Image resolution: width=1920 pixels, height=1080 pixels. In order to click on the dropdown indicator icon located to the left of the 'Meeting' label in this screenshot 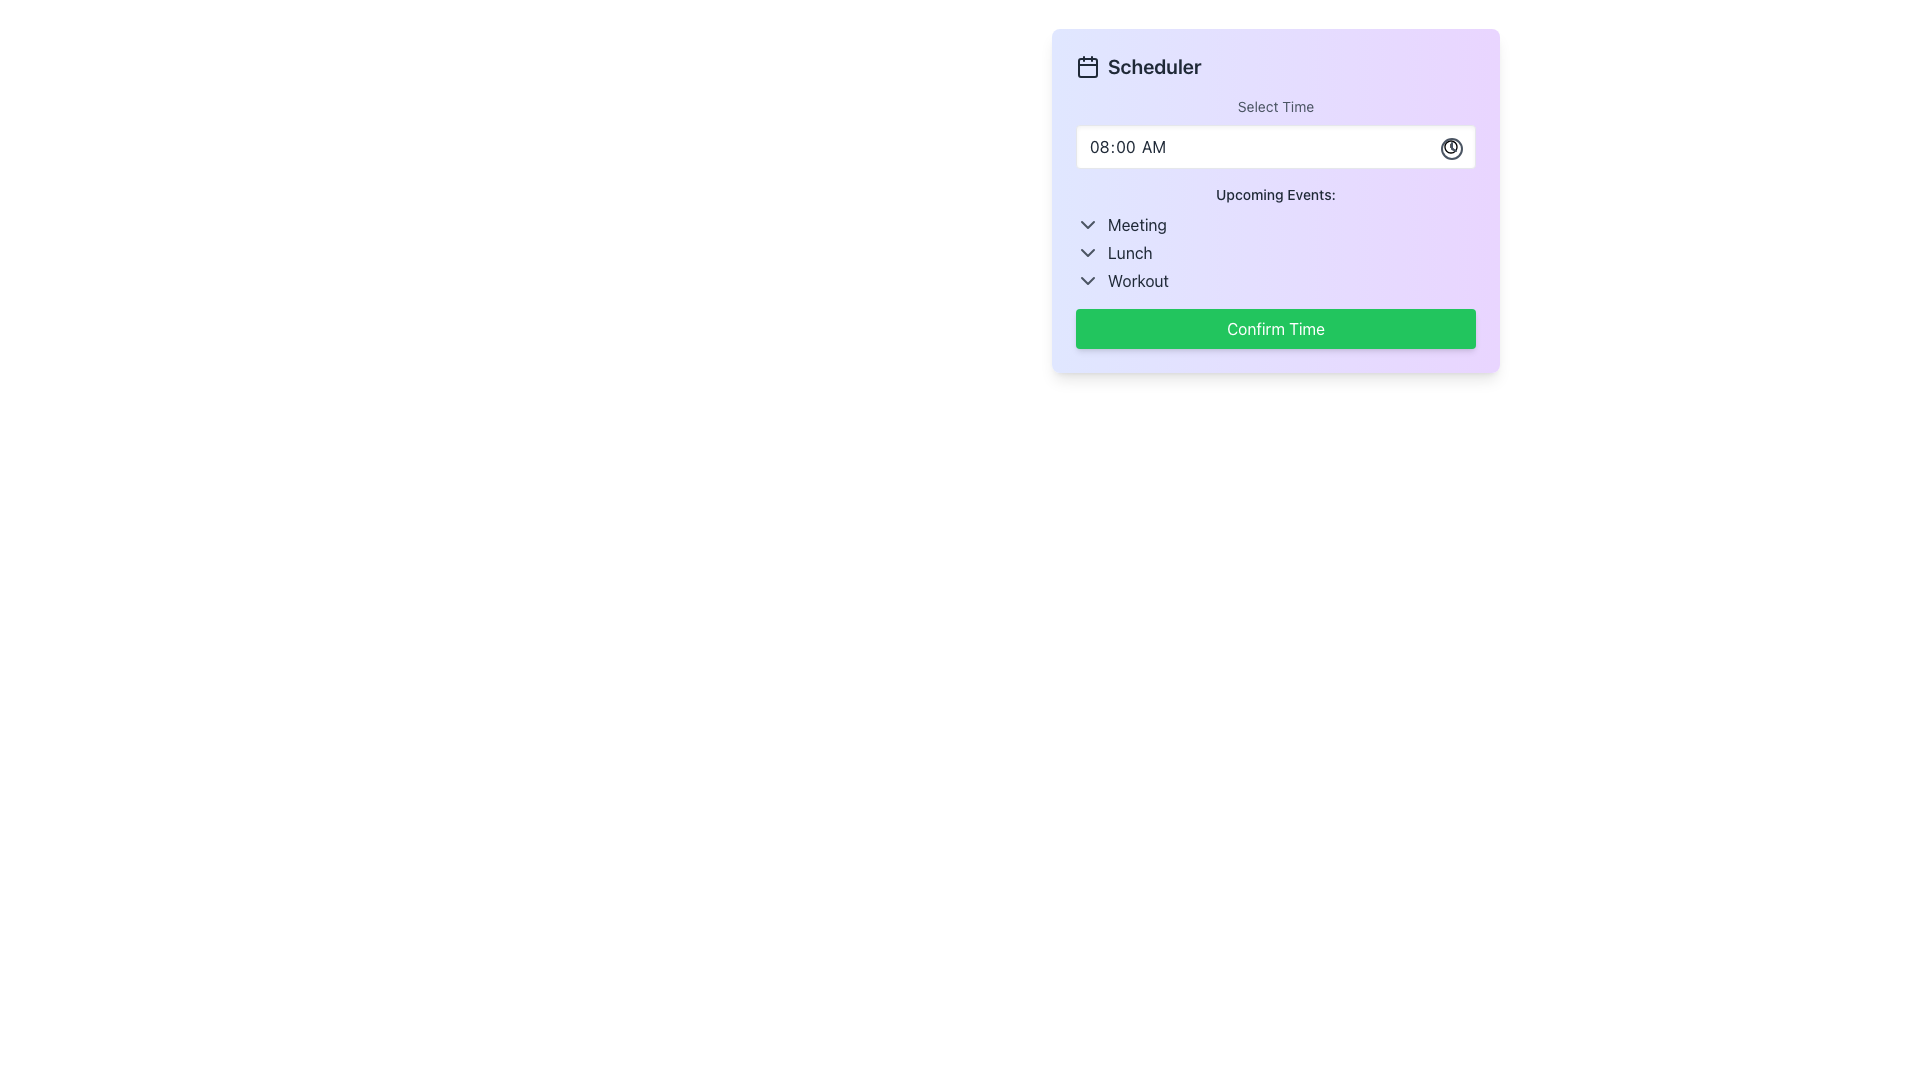, I will do `click(1087, 224)`.